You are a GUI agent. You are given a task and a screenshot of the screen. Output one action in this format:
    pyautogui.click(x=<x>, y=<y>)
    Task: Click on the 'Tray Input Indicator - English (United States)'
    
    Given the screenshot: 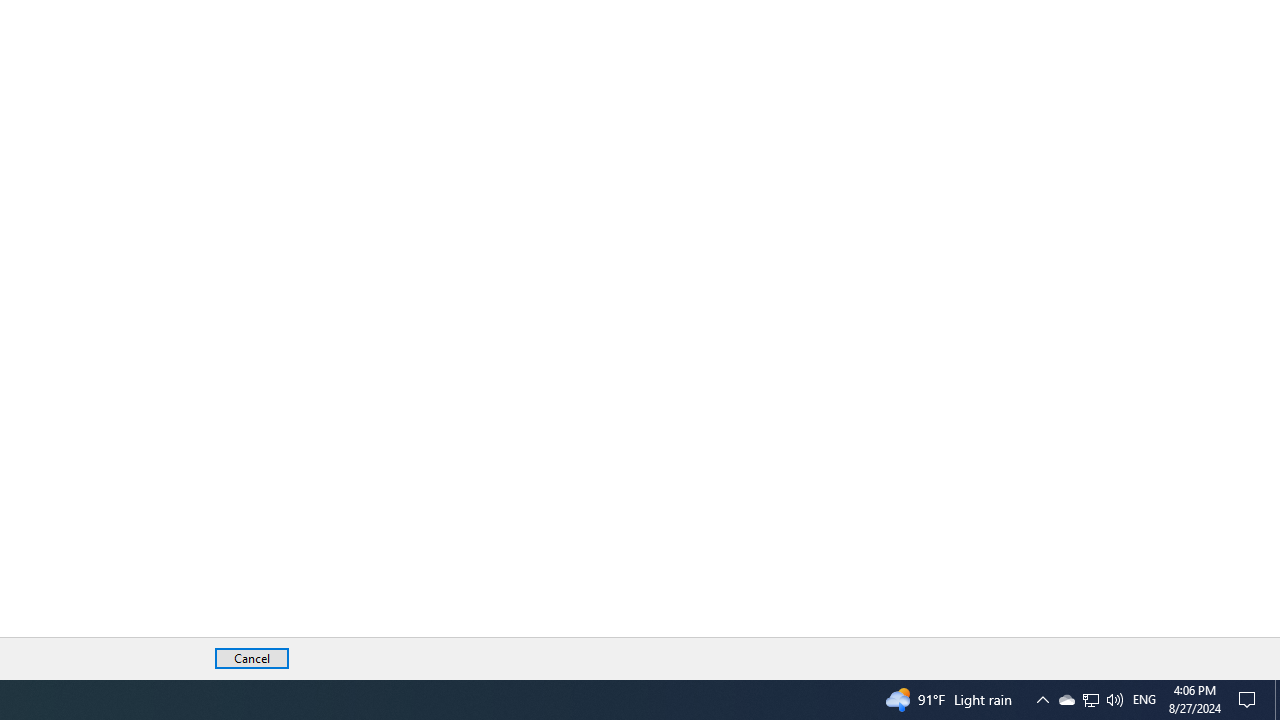 What is the action you would take?
    pyautogui.click(x=1144, y=698)
    